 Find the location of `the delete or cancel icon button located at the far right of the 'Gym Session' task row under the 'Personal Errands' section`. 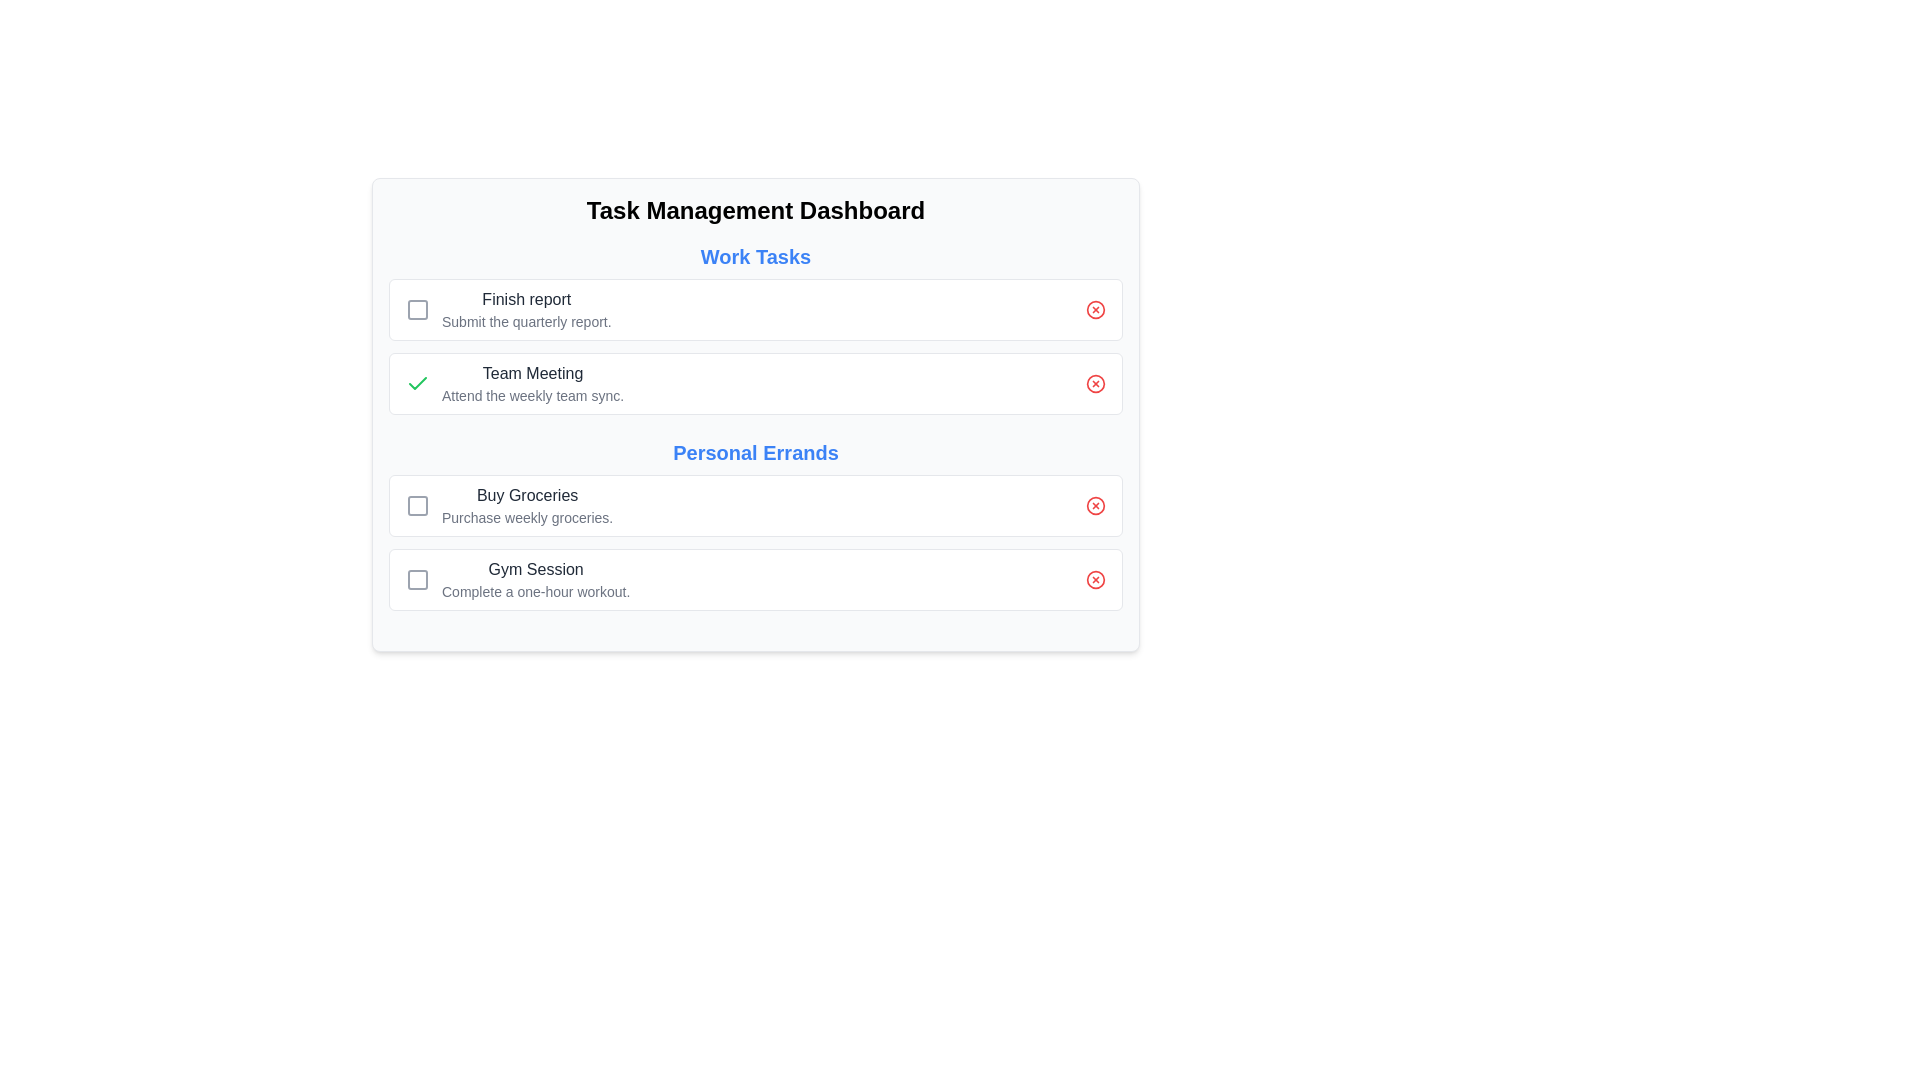

the delete or cancel icon button located at the far right of the 'Gym Session' task row under the 'Personal Errands' section is located at coordinates (1094, 579).